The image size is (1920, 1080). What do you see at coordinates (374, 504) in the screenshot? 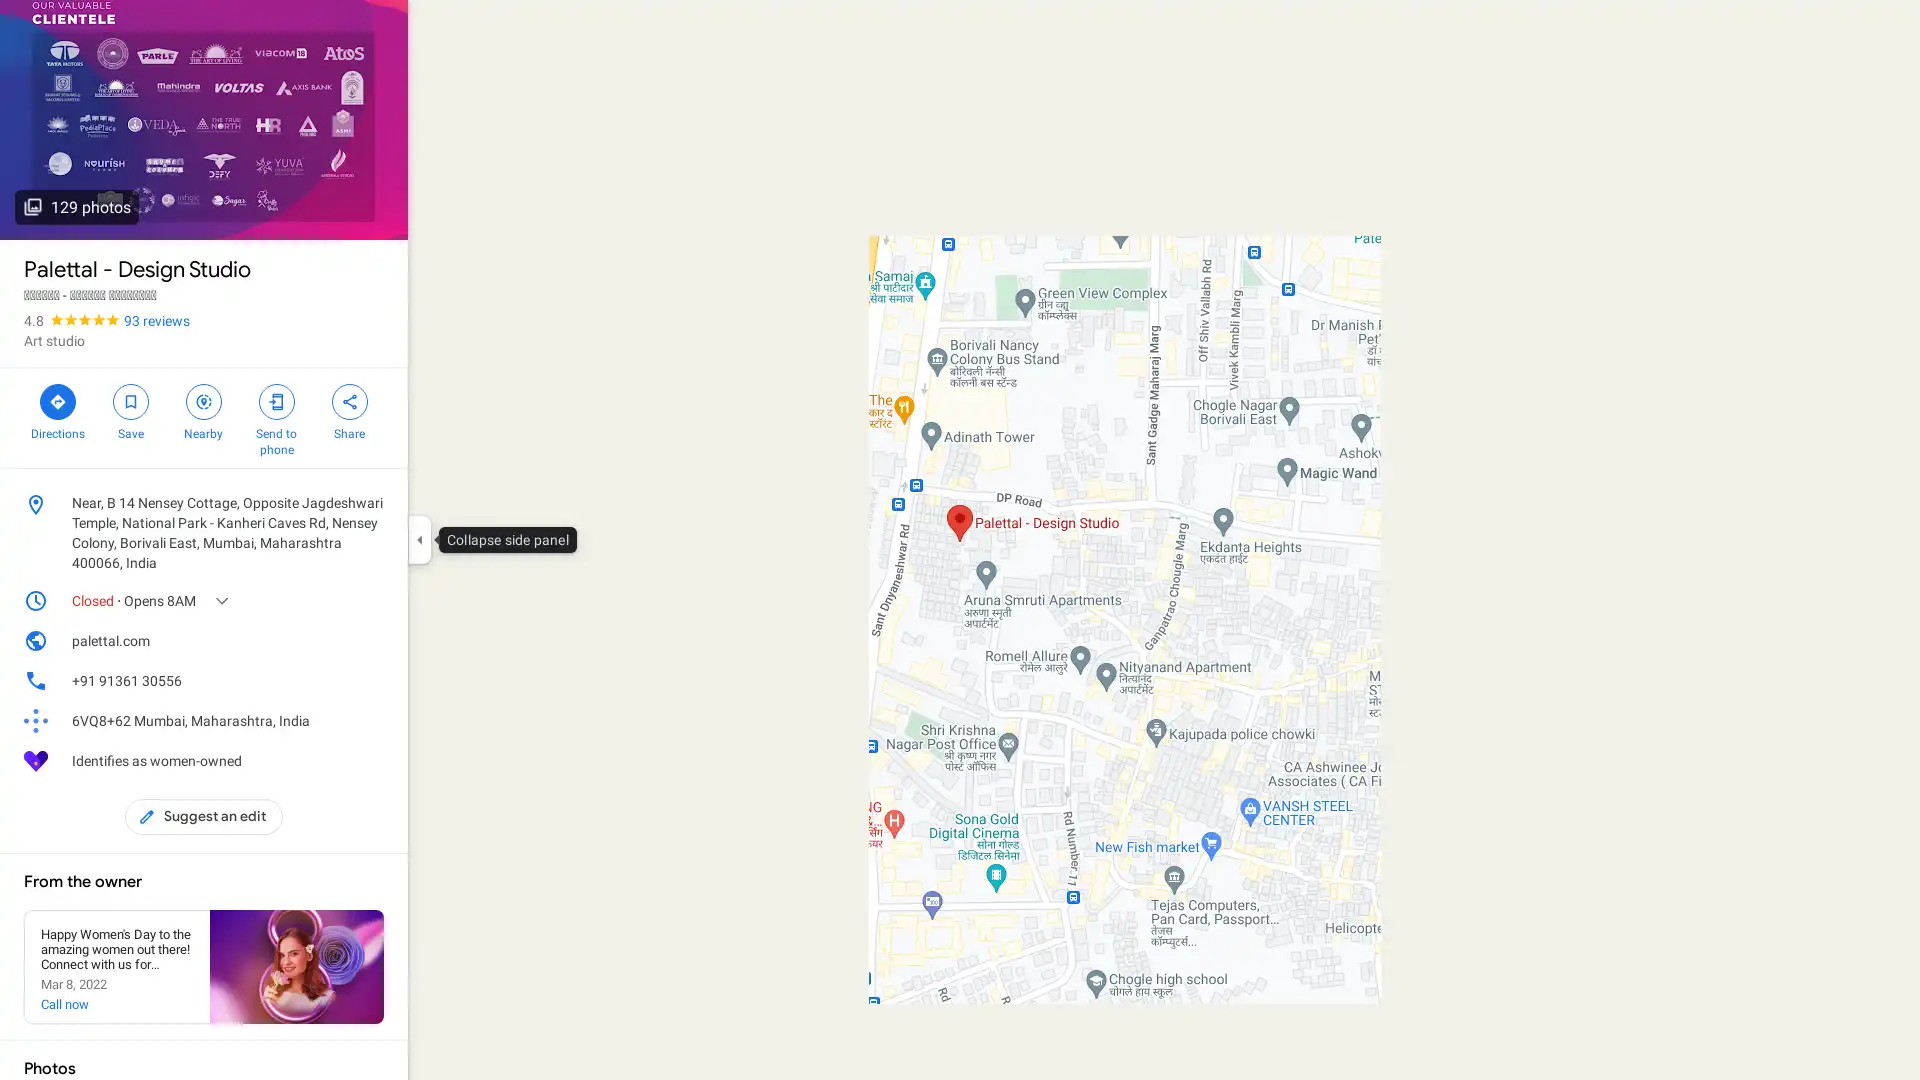
I see `Copy address` at bounding box center [374, 504].